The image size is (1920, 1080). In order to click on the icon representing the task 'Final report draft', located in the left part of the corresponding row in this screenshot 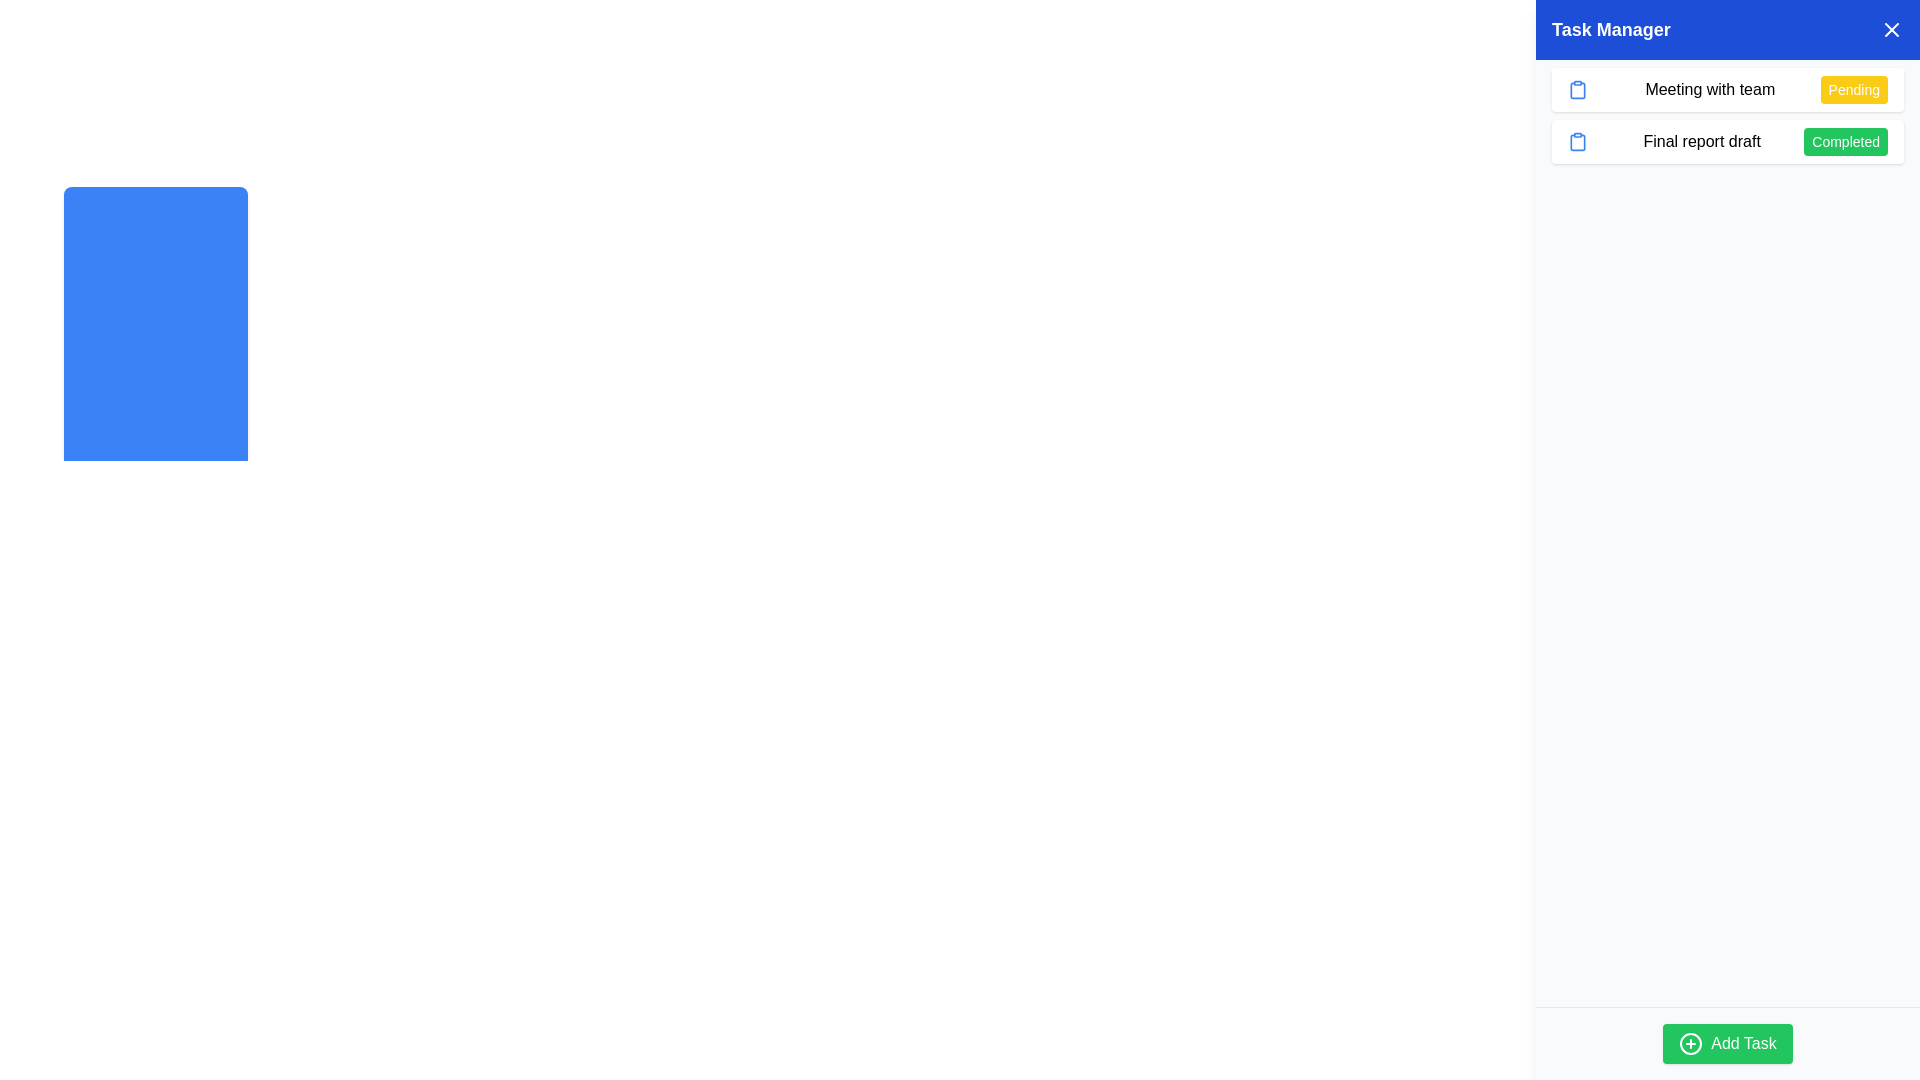, I will do `click(1577, 141)`.